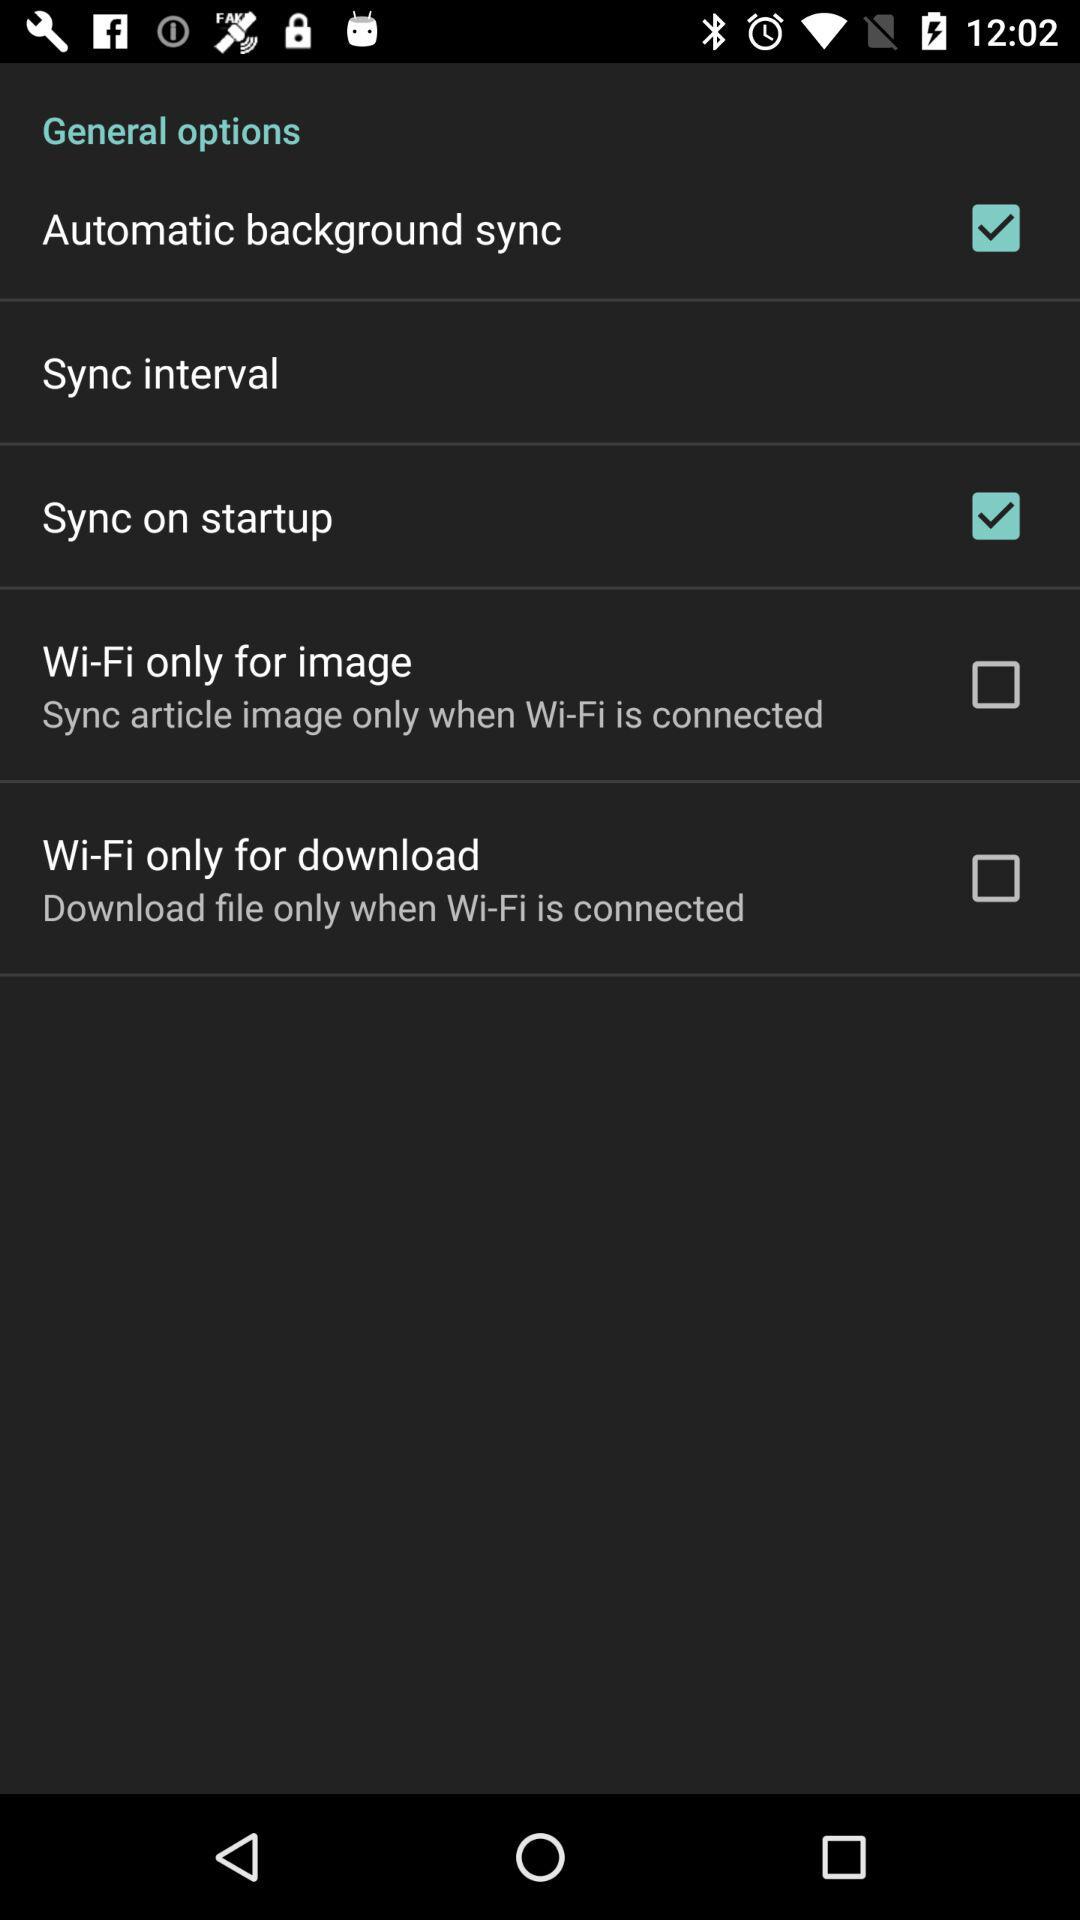  Describe the element at coordinates (432, 713) in the screenshot. I see `the sync article image item` at that location.